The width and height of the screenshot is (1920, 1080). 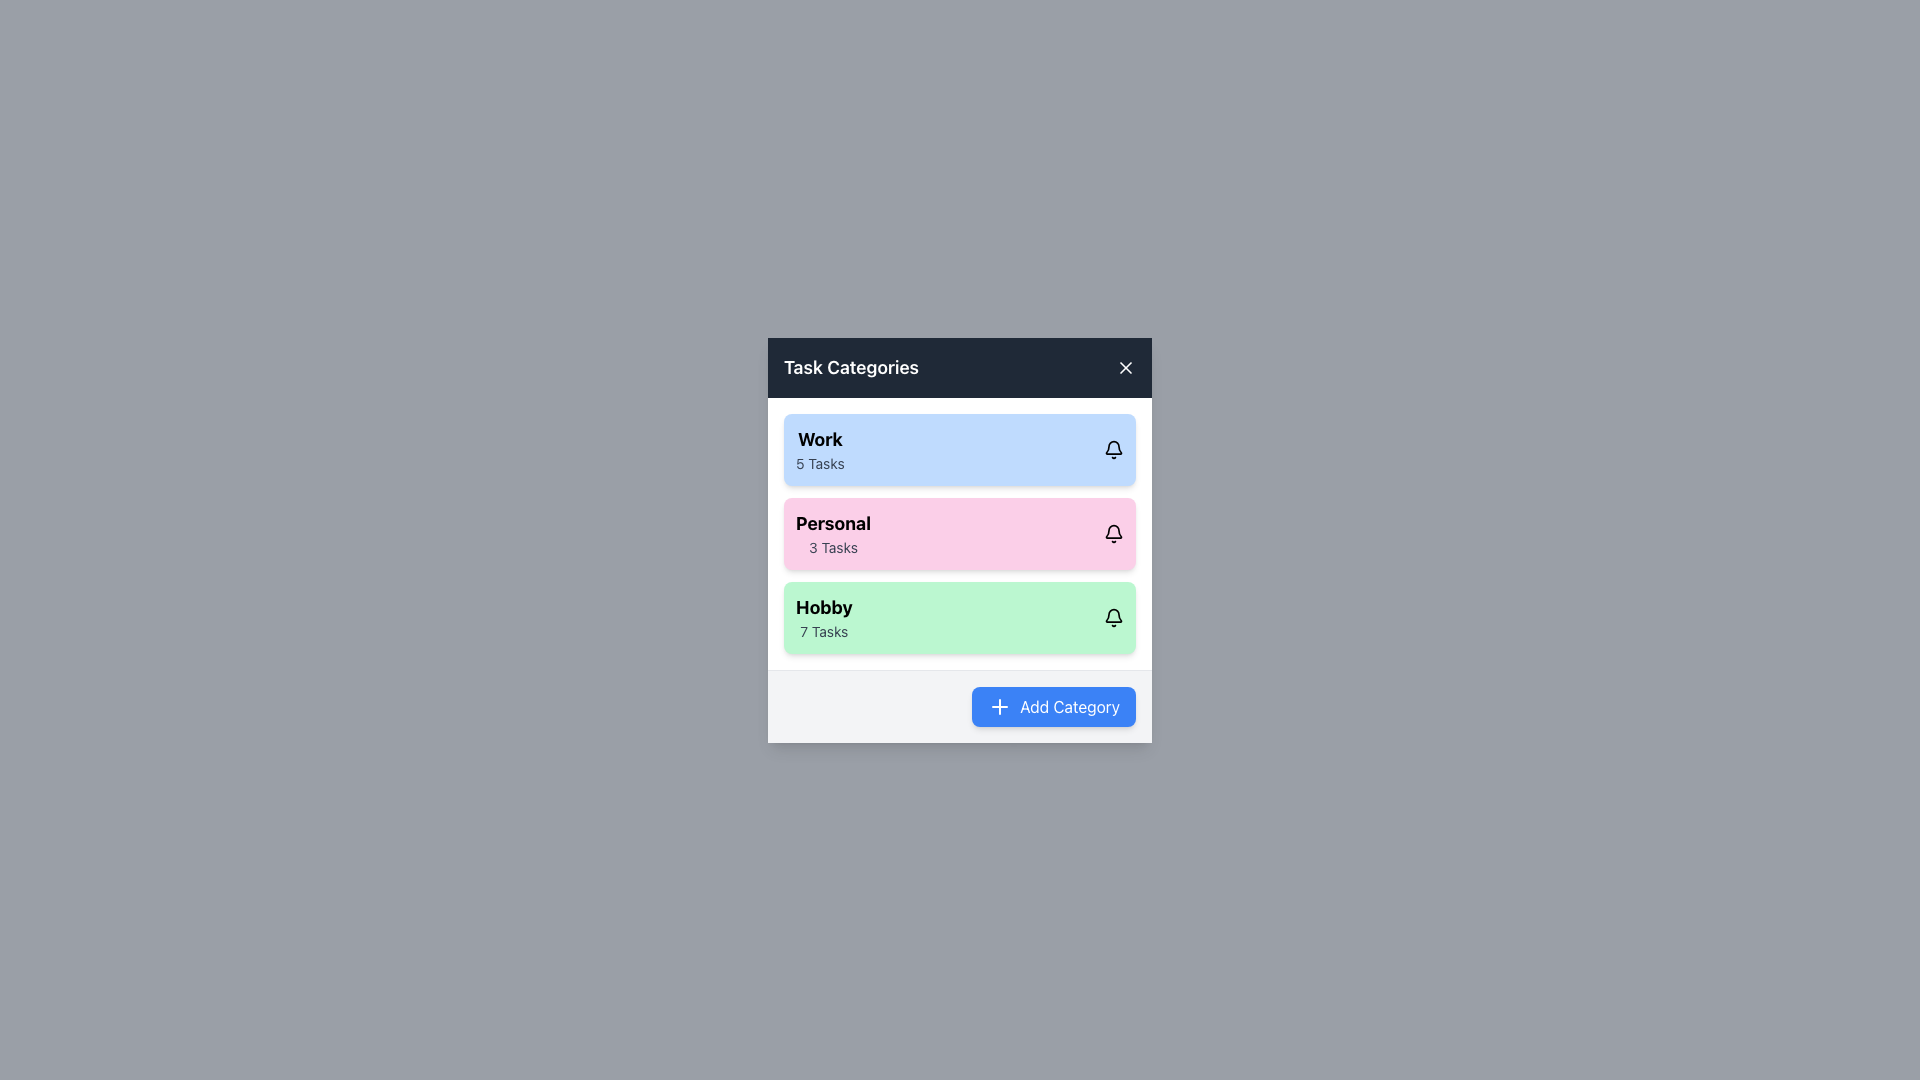 What do you see at coordinates (1000, 705) in the screenshot?
I see `the icon indicating the action to add a new category, positioned to the left of the 'Add Category' button in the 'Task Categories' modal` at bounding box center [1000, 705].